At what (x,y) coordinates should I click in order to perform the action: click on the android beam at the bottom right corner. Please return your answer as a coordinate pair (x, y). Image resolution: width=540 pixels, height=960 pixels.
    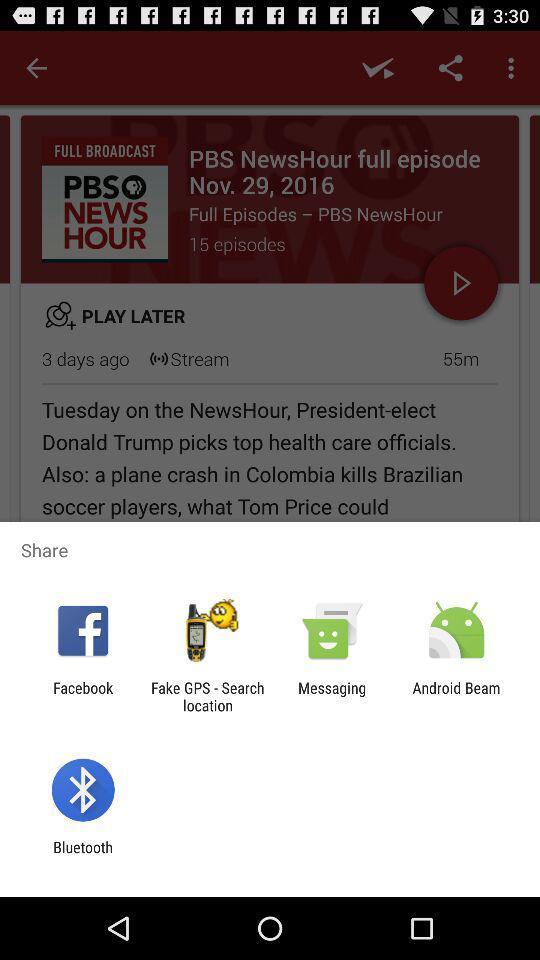
    Looking at the image, I should click on (456, 696).